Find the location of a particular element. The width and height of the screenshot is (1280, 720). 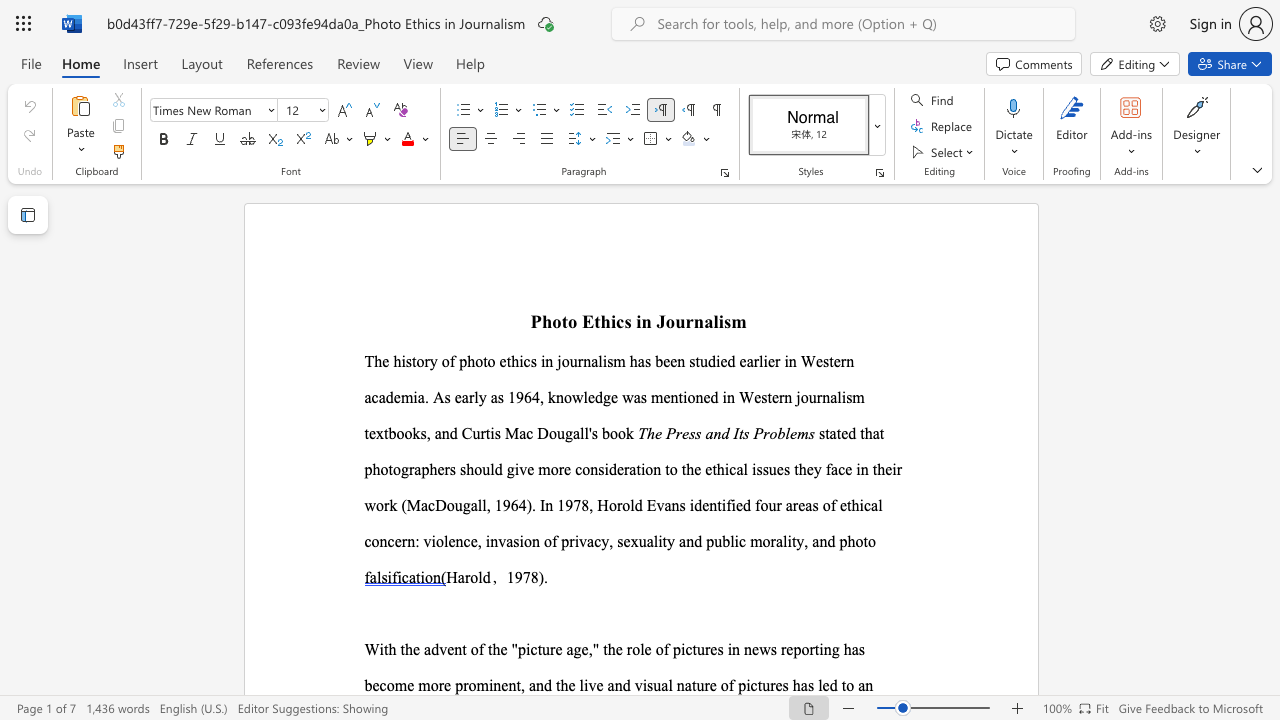

the 1th character "f" in the text is located at coordinates (828, 469).